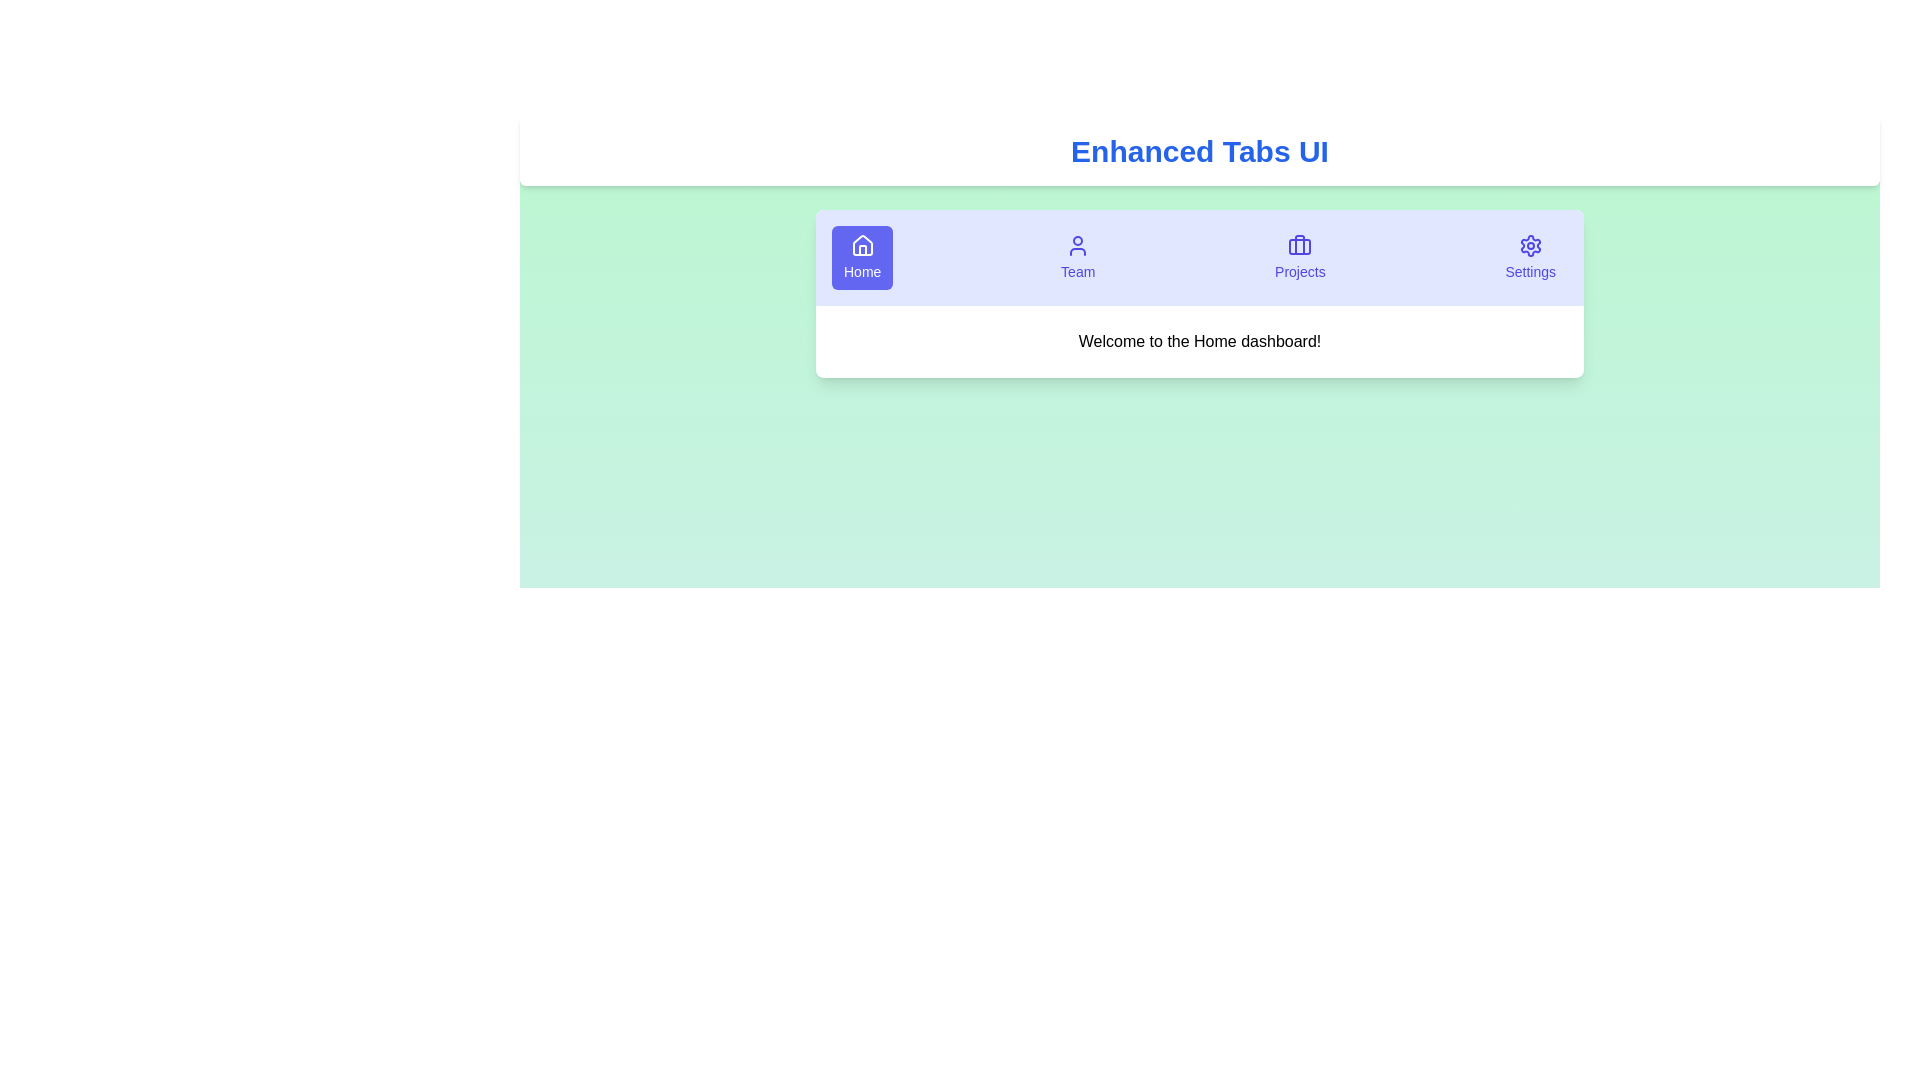  I want to click on the 'Settings' text label located below the gear icon in the navigation tab bar, so click(1529, 272).